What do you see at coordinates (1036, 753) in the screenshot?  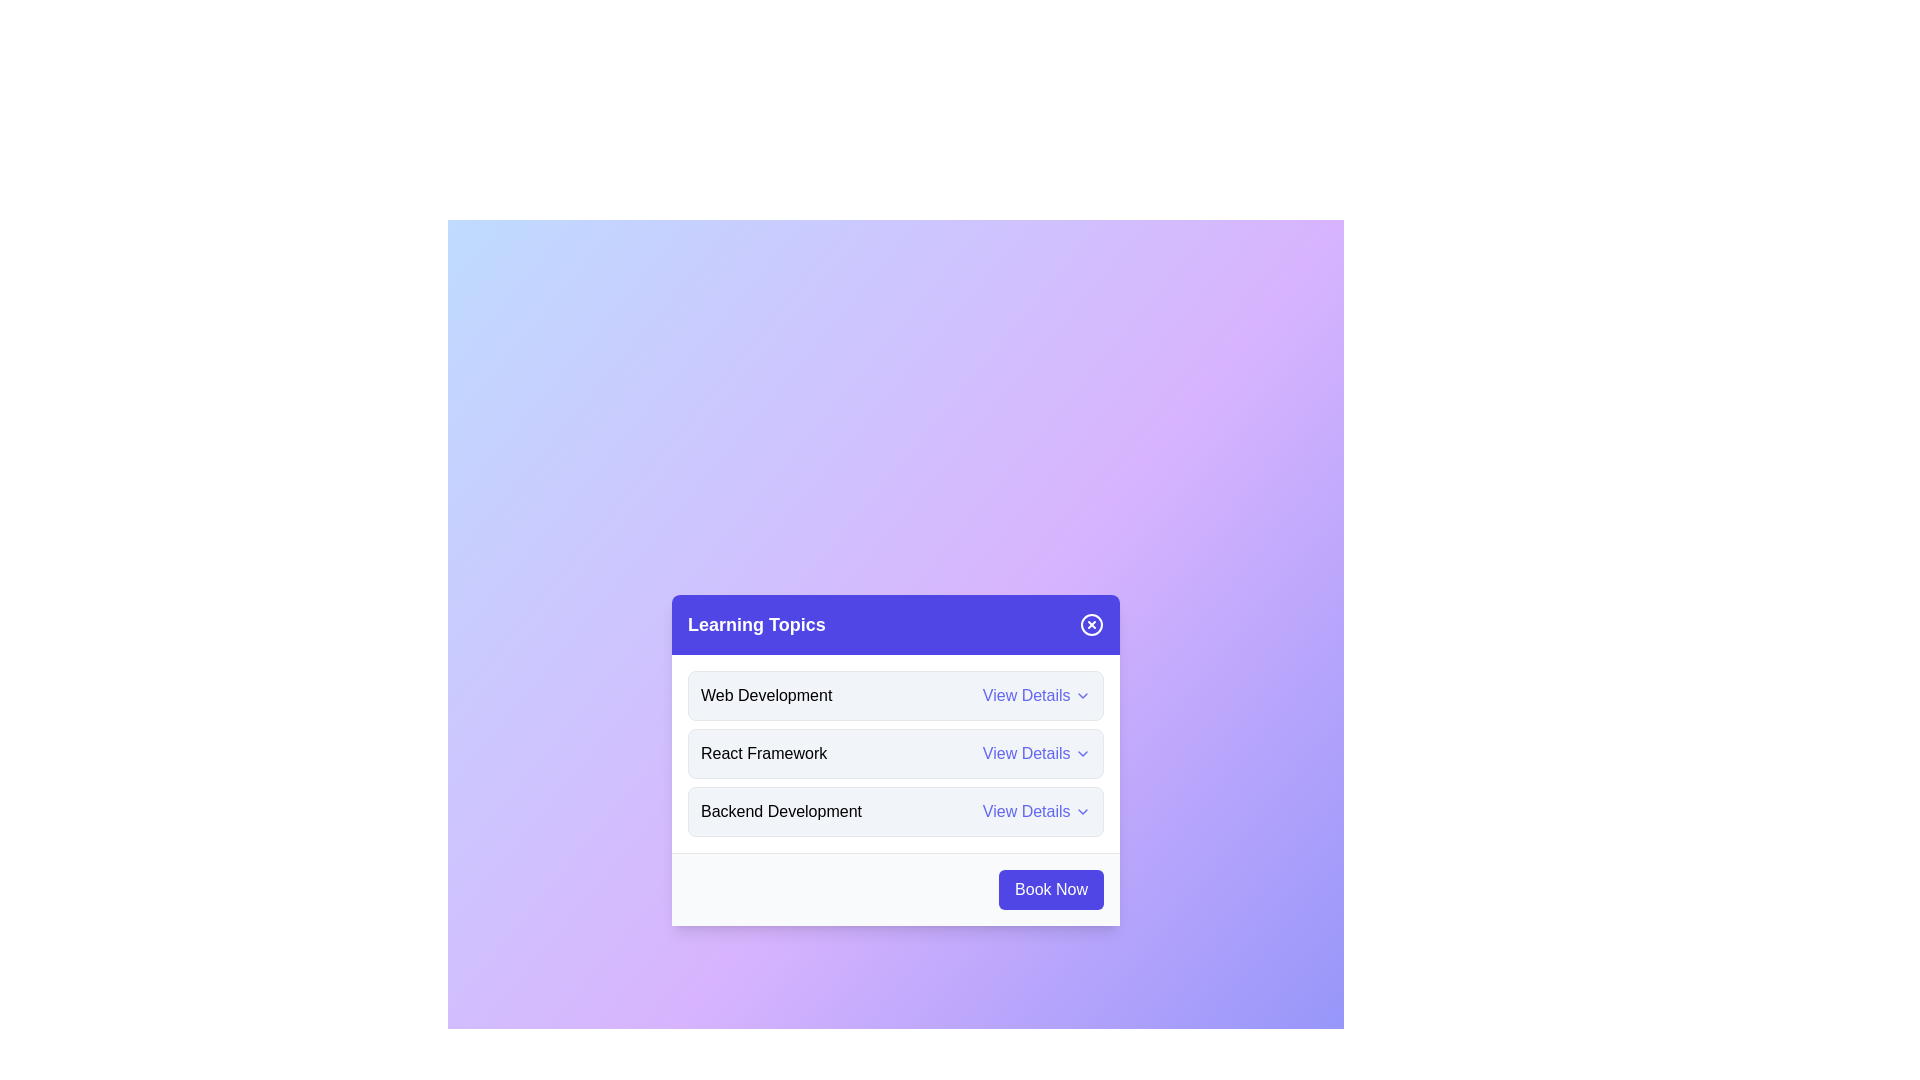 I see `the 'View Details' button for React Framework` at bounding box center [1036, 753].